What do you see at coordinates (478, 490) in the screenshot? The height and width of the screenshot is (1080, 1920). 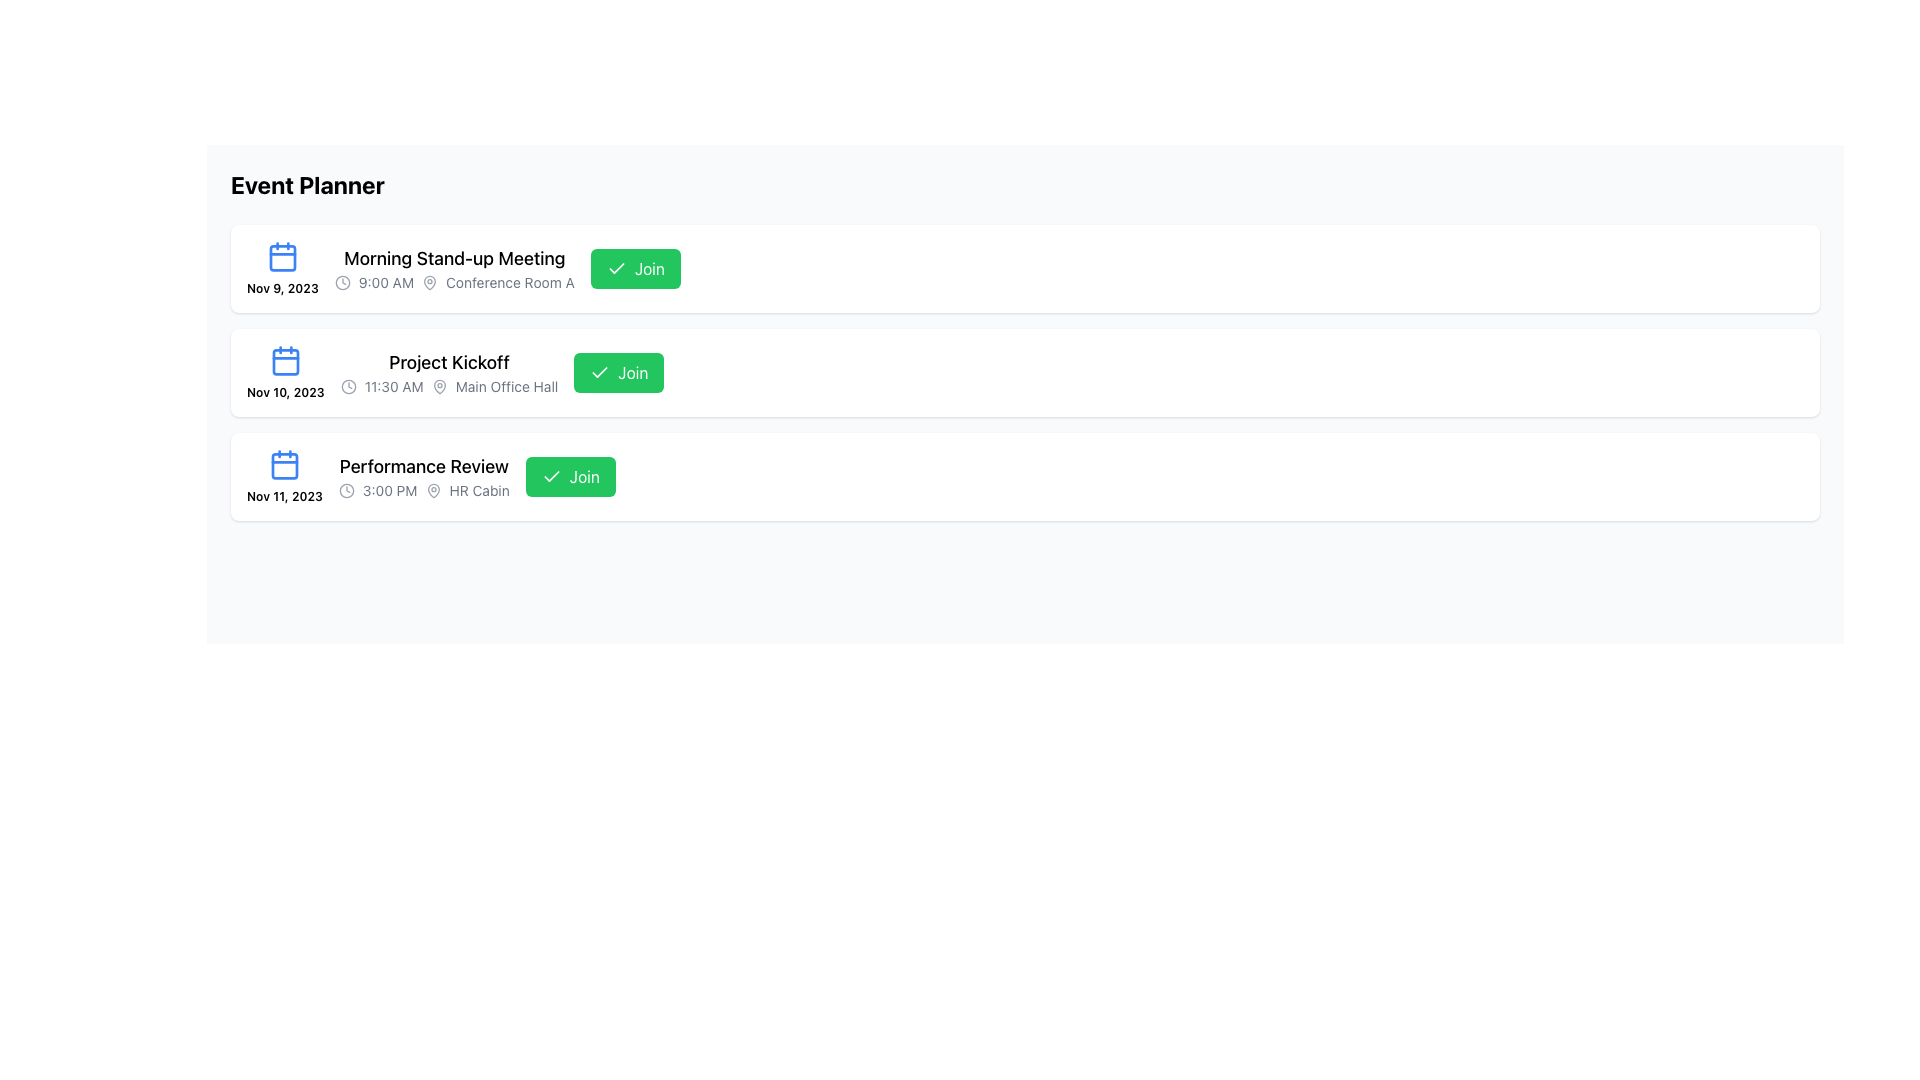 I see `text displayed in the 'HR Cabin' text label, which is styled in gray and located at the bottom section of the last event in the 'Event Planner' interface` at bounding box center [478, 490].